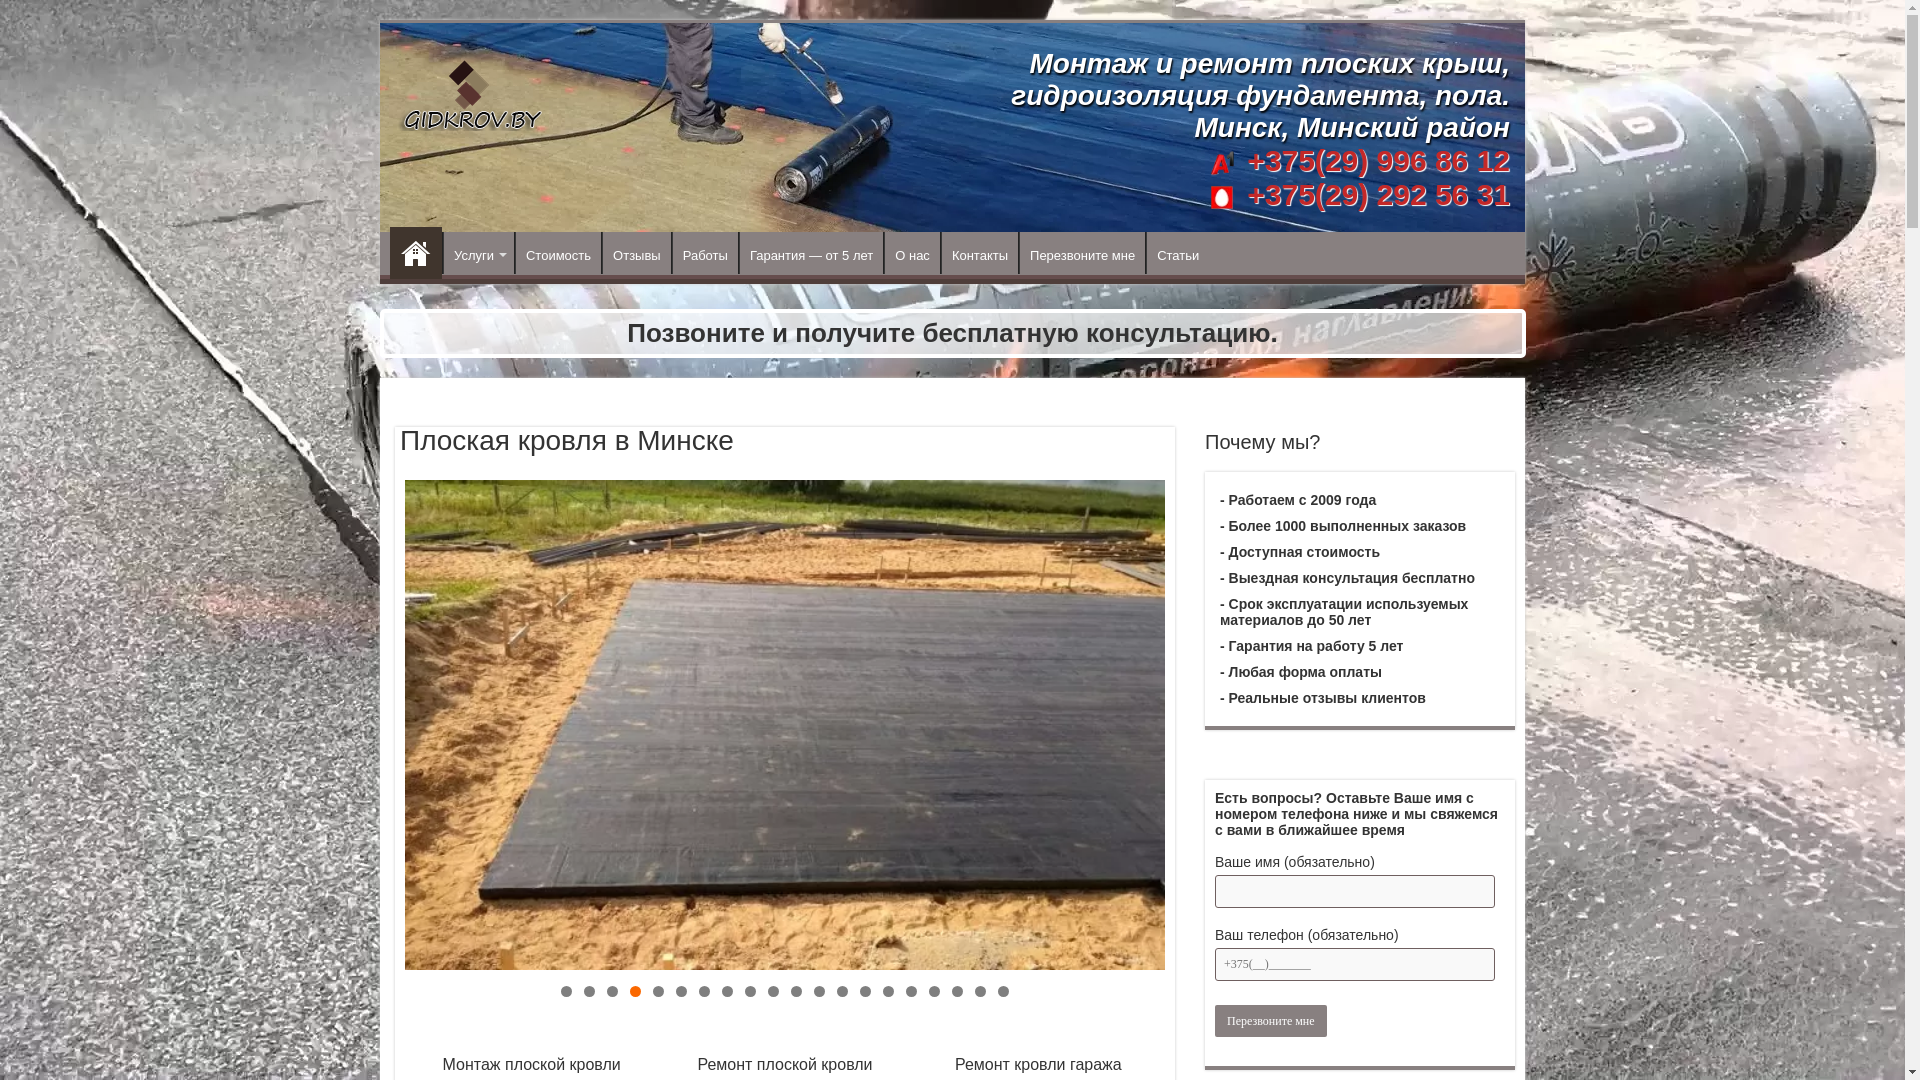 This screenshot has height=1080, width=1920. I want to click on '16', so click(910, 991).